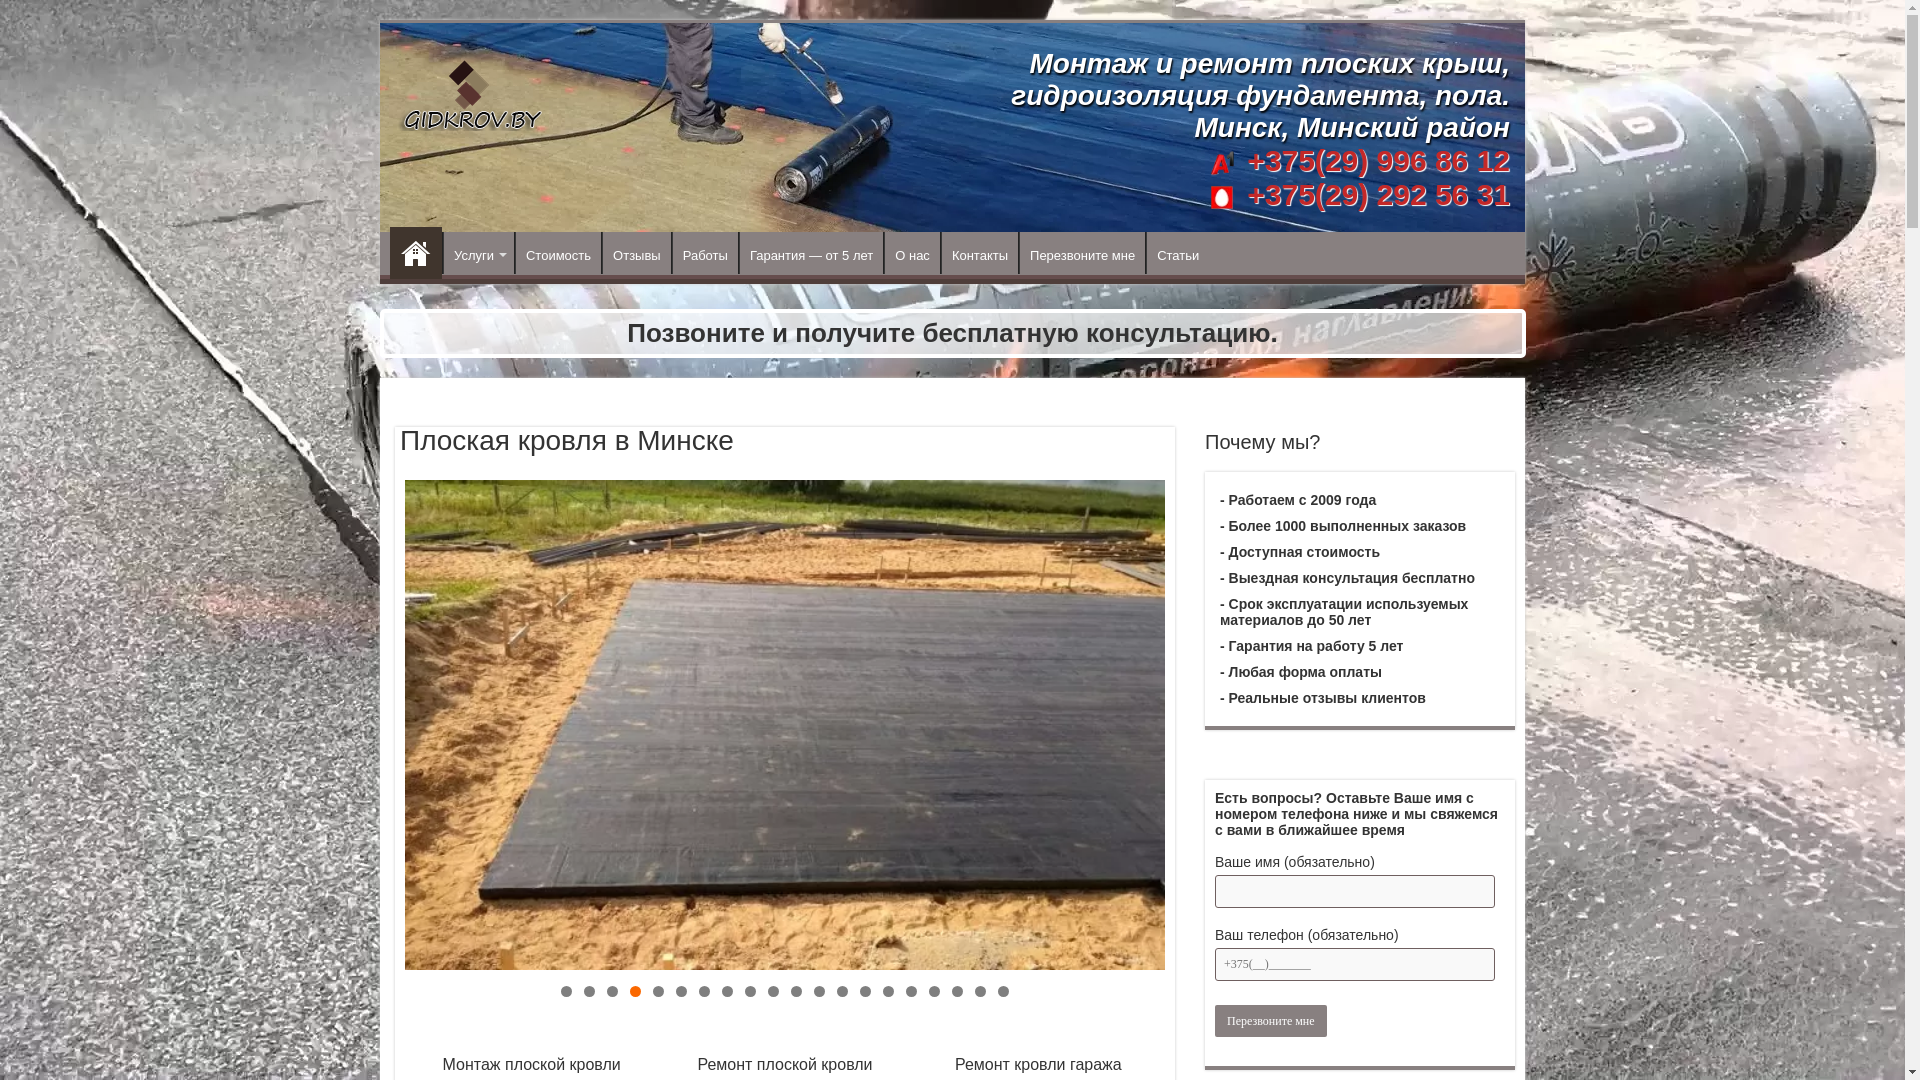 This screenshot has height=1080, width=1920. I want to click on '16', so click(910, 991).